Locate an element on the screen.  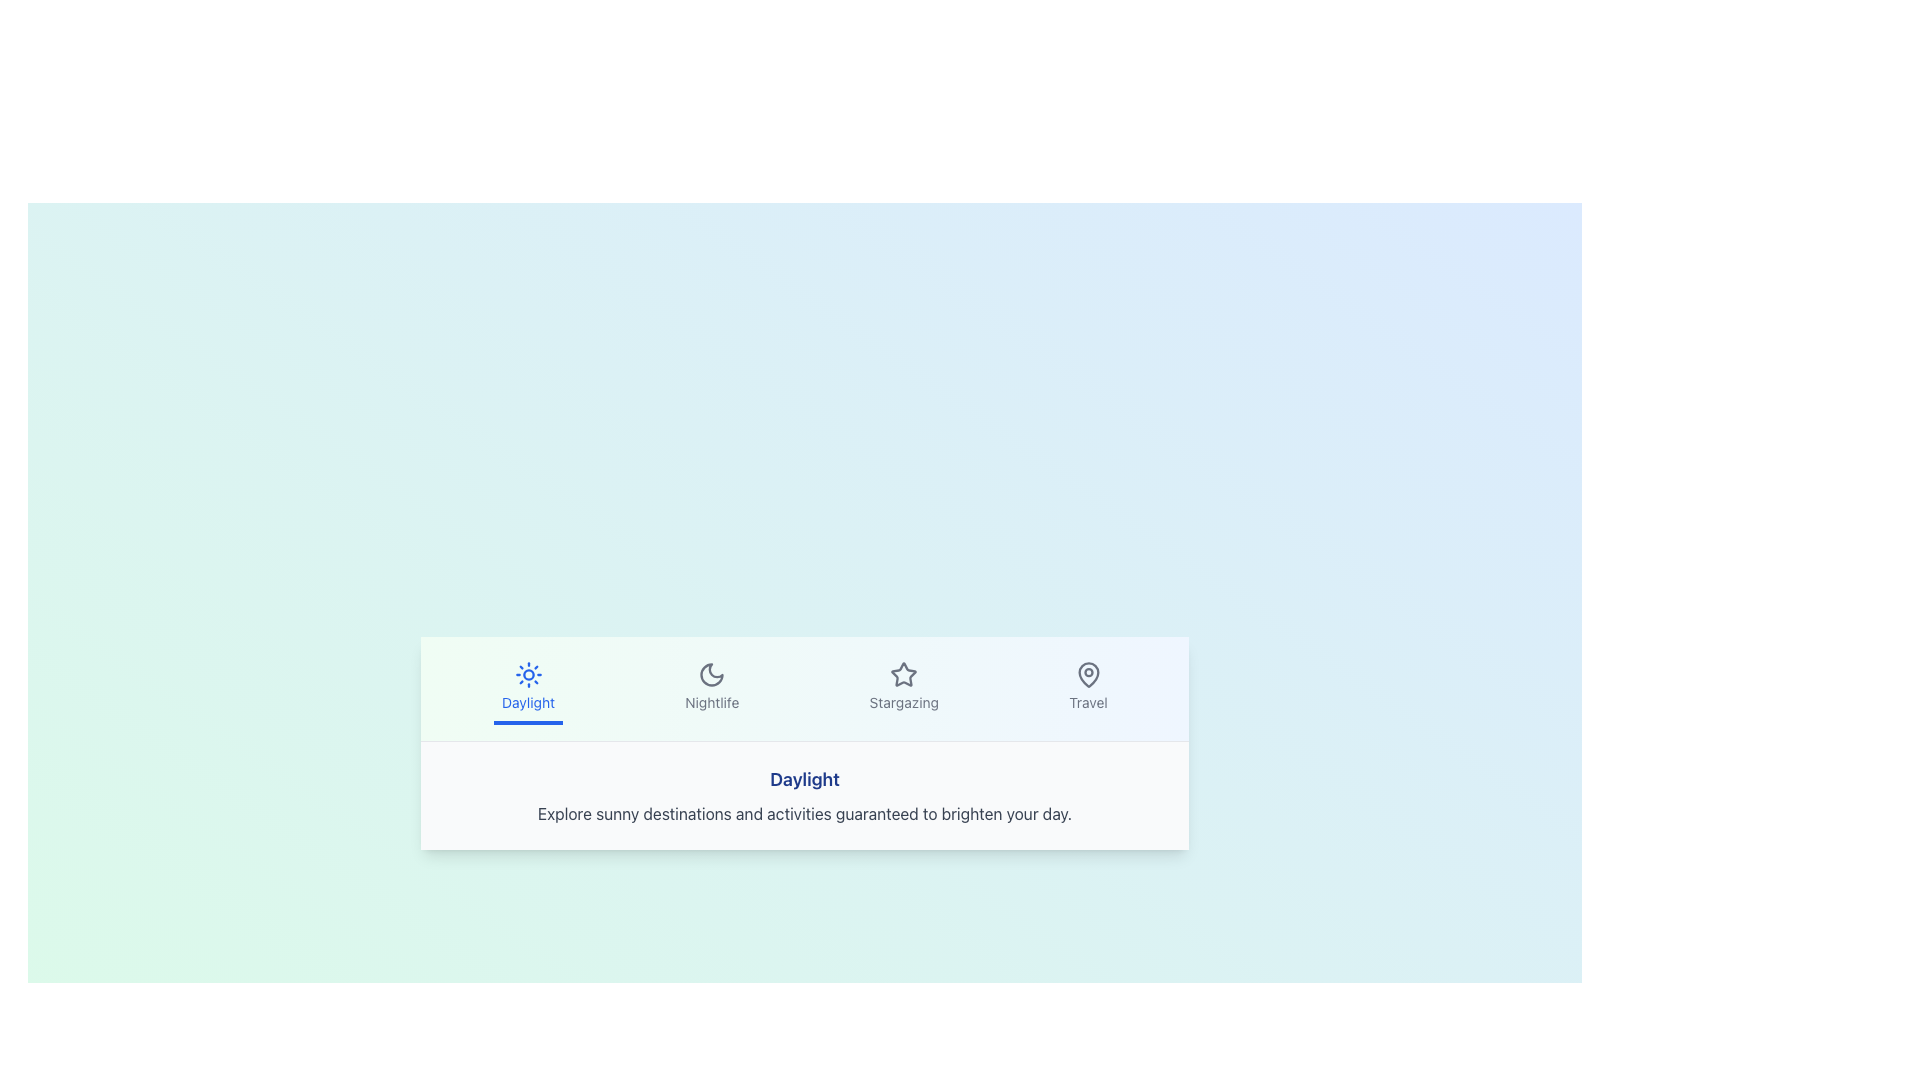
the outlined star icon in the 'Stargazing' group located in the navigation bar is located at coordinates (903, 674).